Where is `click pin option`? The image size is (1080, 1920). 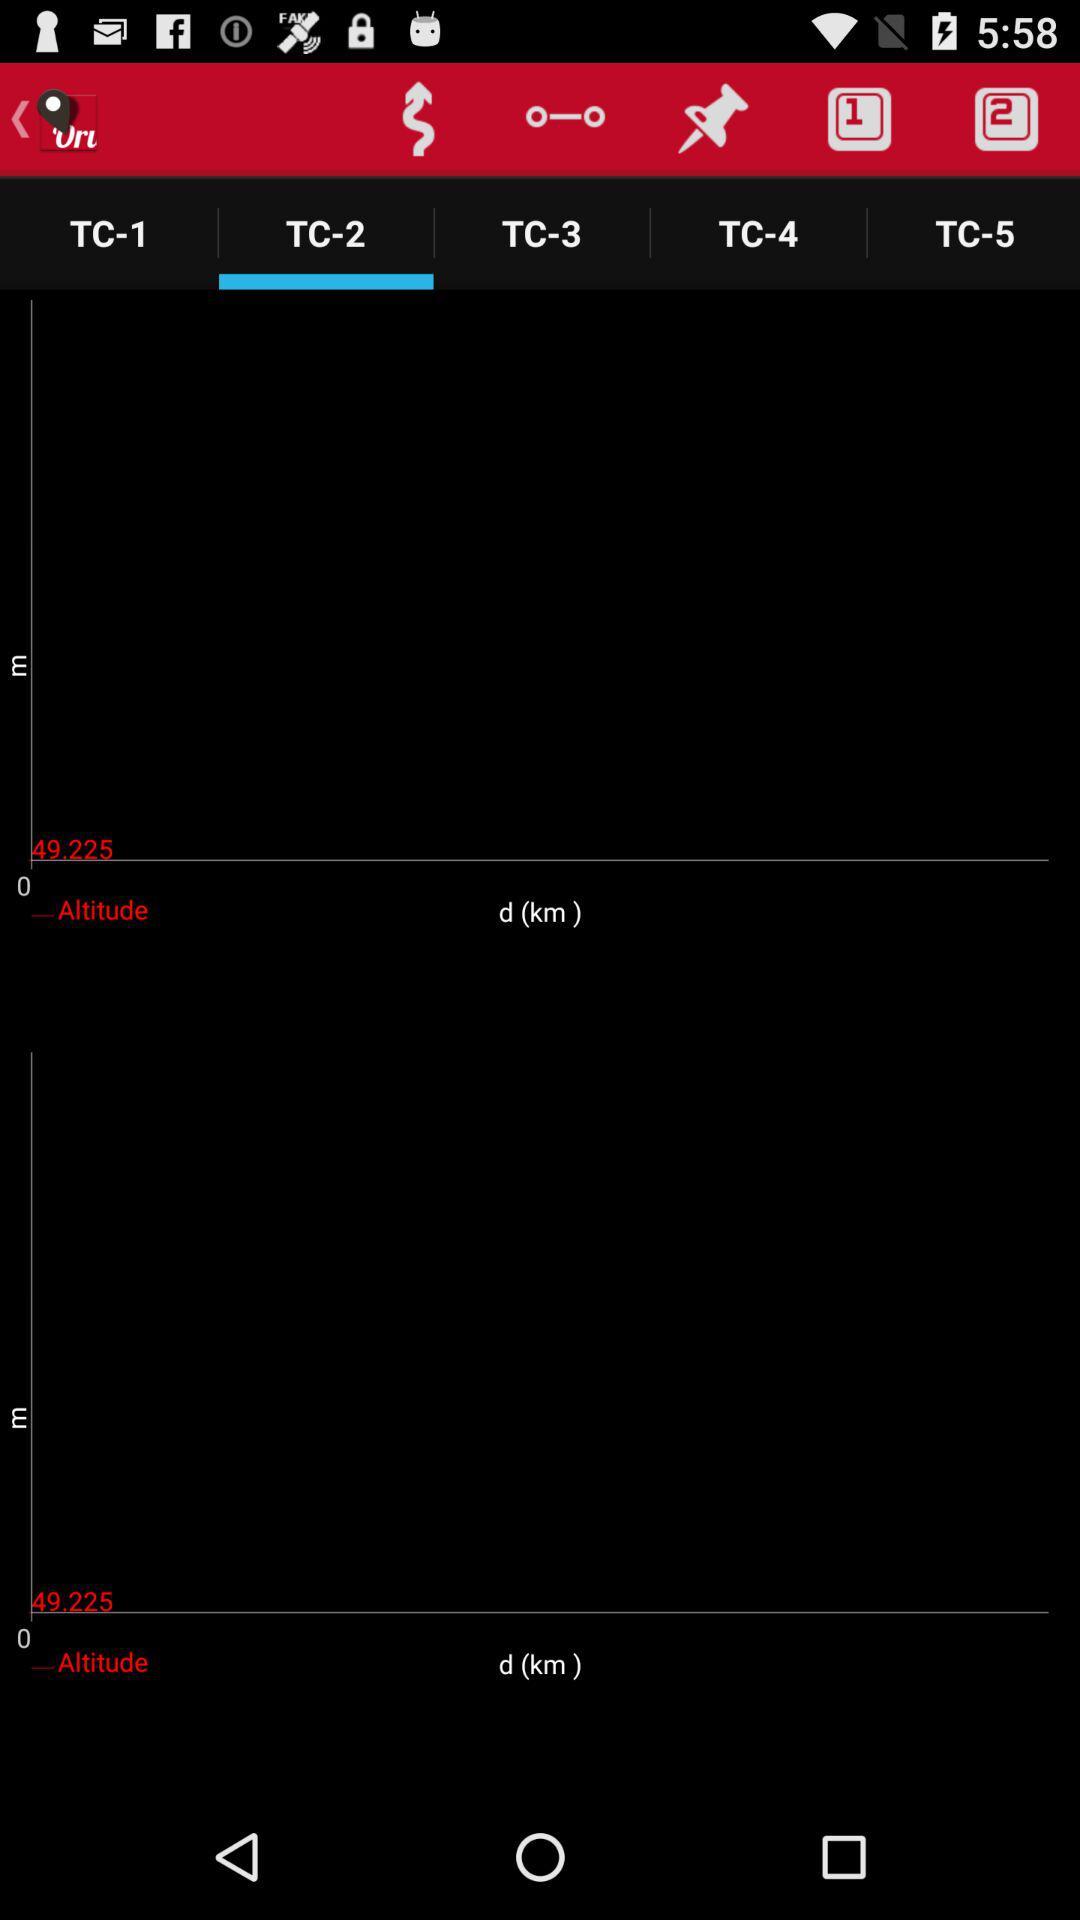
click pin option is located at coordinates (711, 118).